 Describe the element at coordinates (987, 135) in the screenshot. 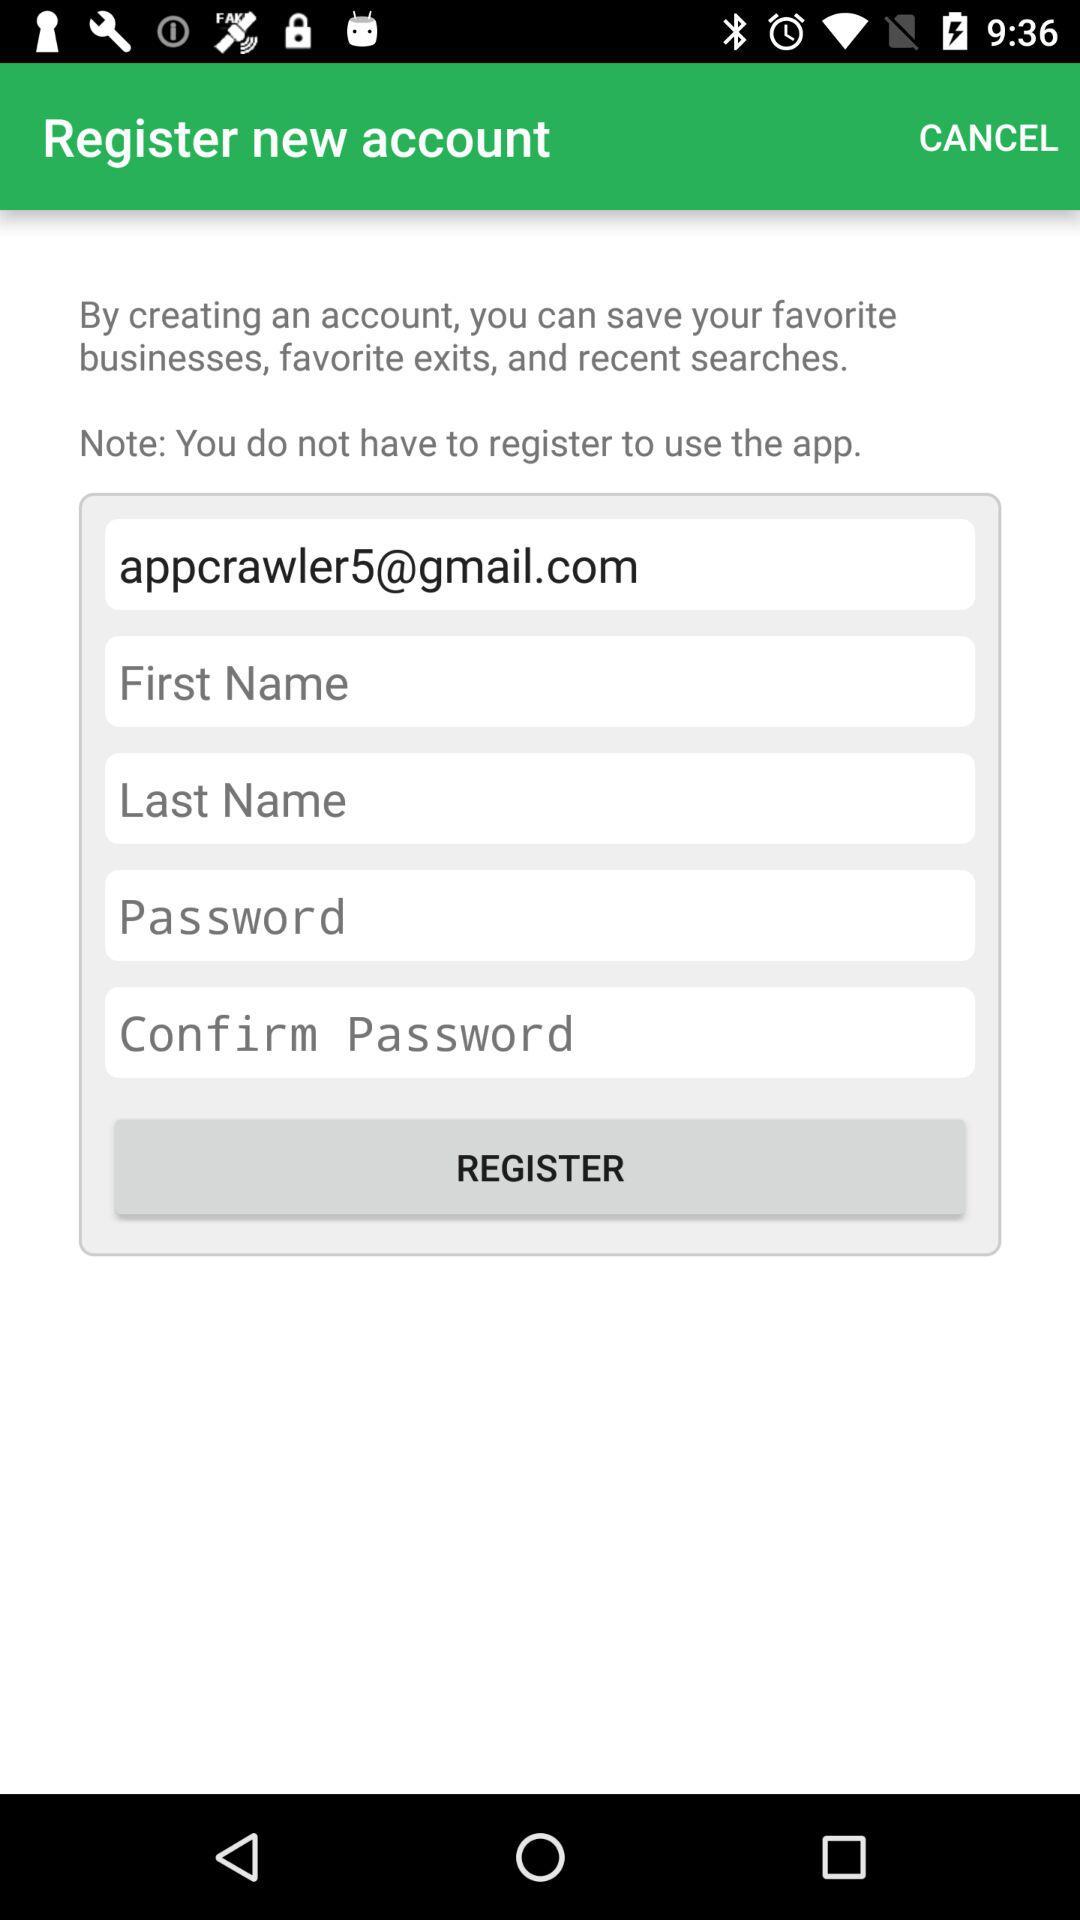

I see `the app next to the register new account app` at that location.